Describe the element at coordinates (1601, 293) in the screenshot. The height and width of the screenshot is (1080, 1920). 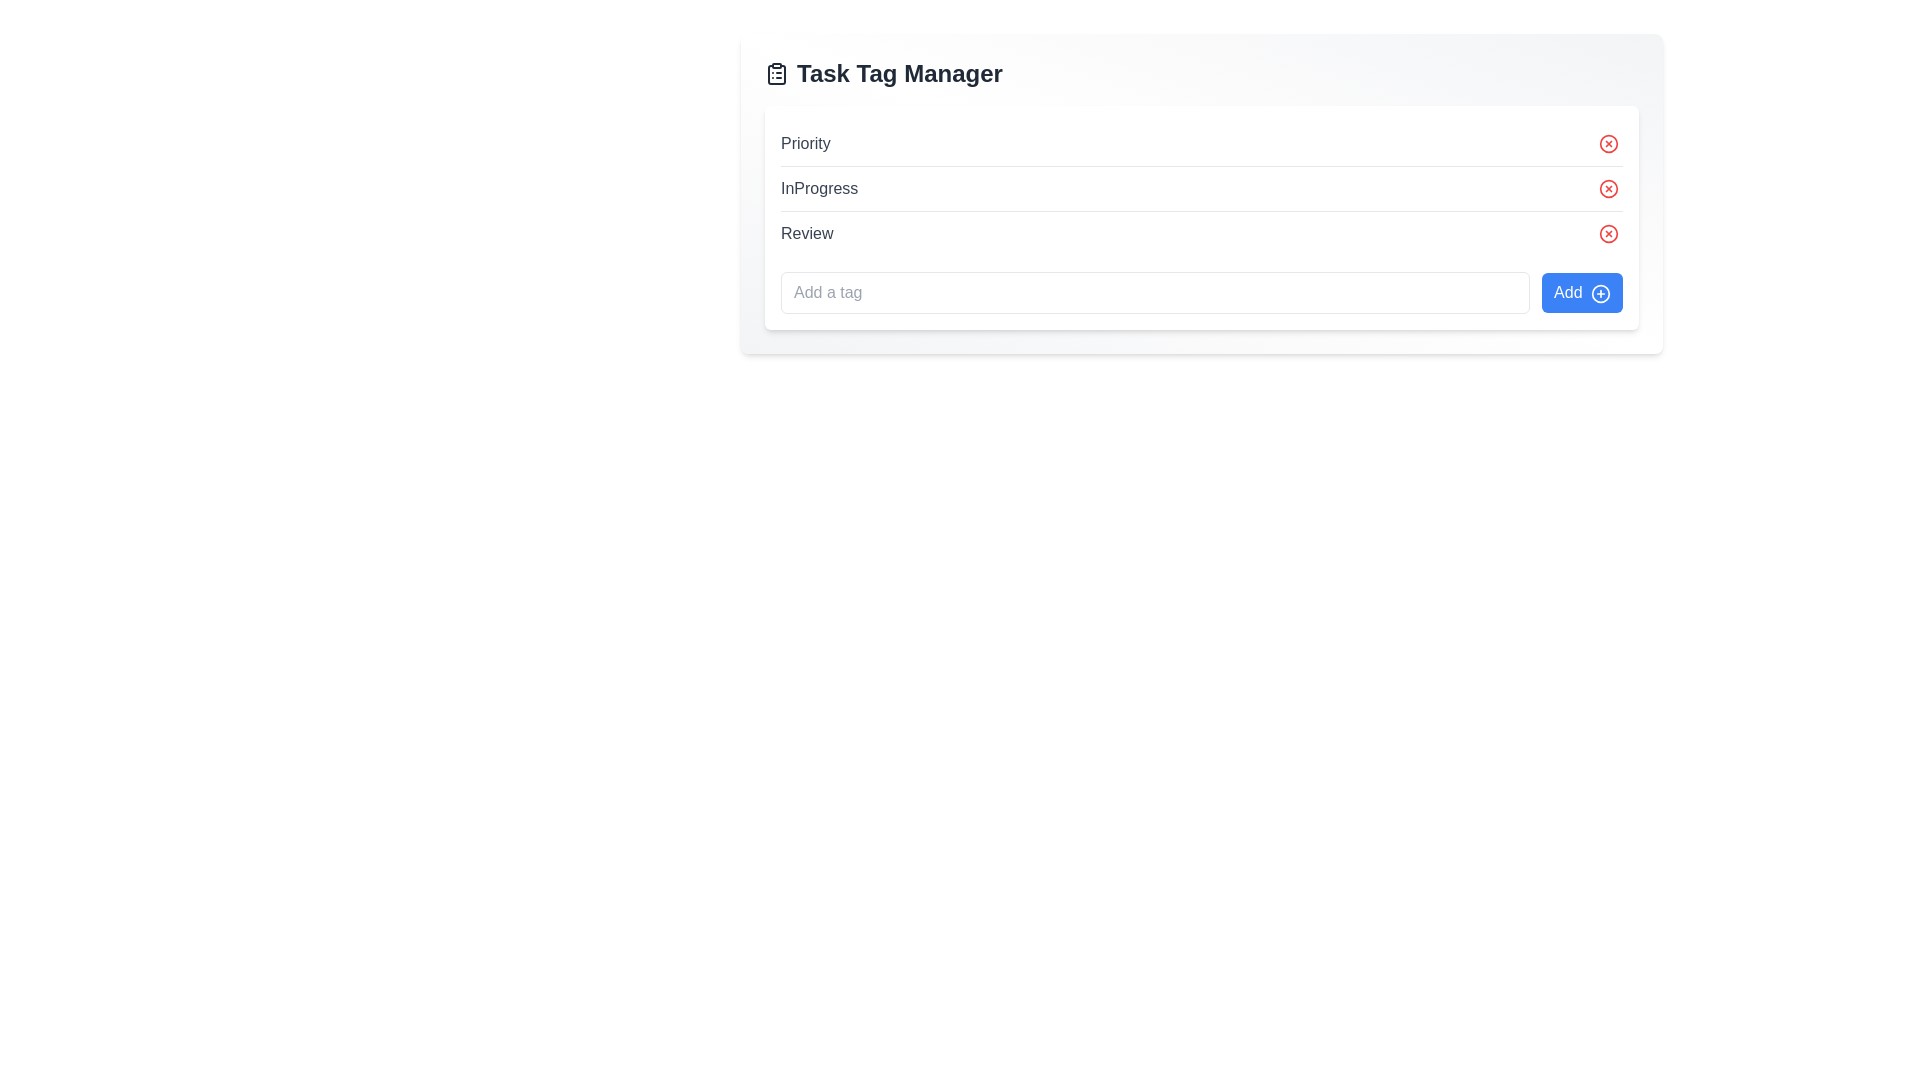
I see `the circular icon with a plus symbol within the 'Task Tag Manager' interface` at that location.